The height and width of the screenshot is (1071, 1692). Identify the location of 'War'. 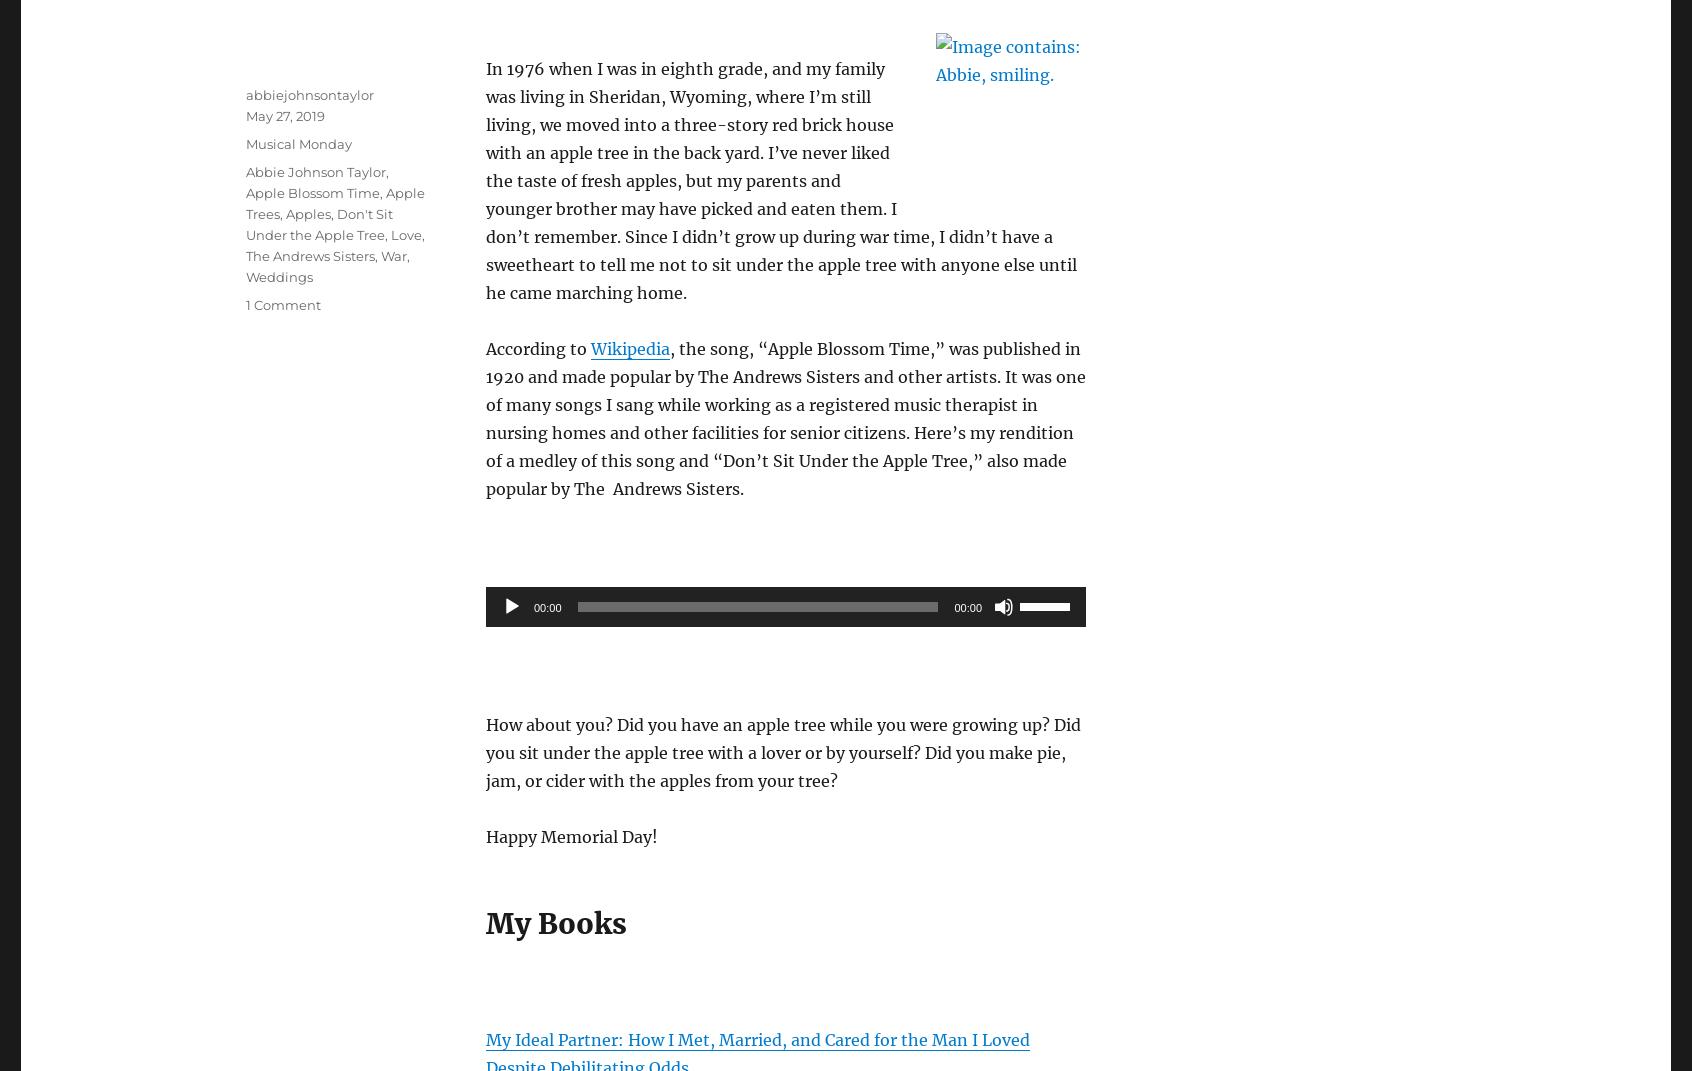
(381, 255).